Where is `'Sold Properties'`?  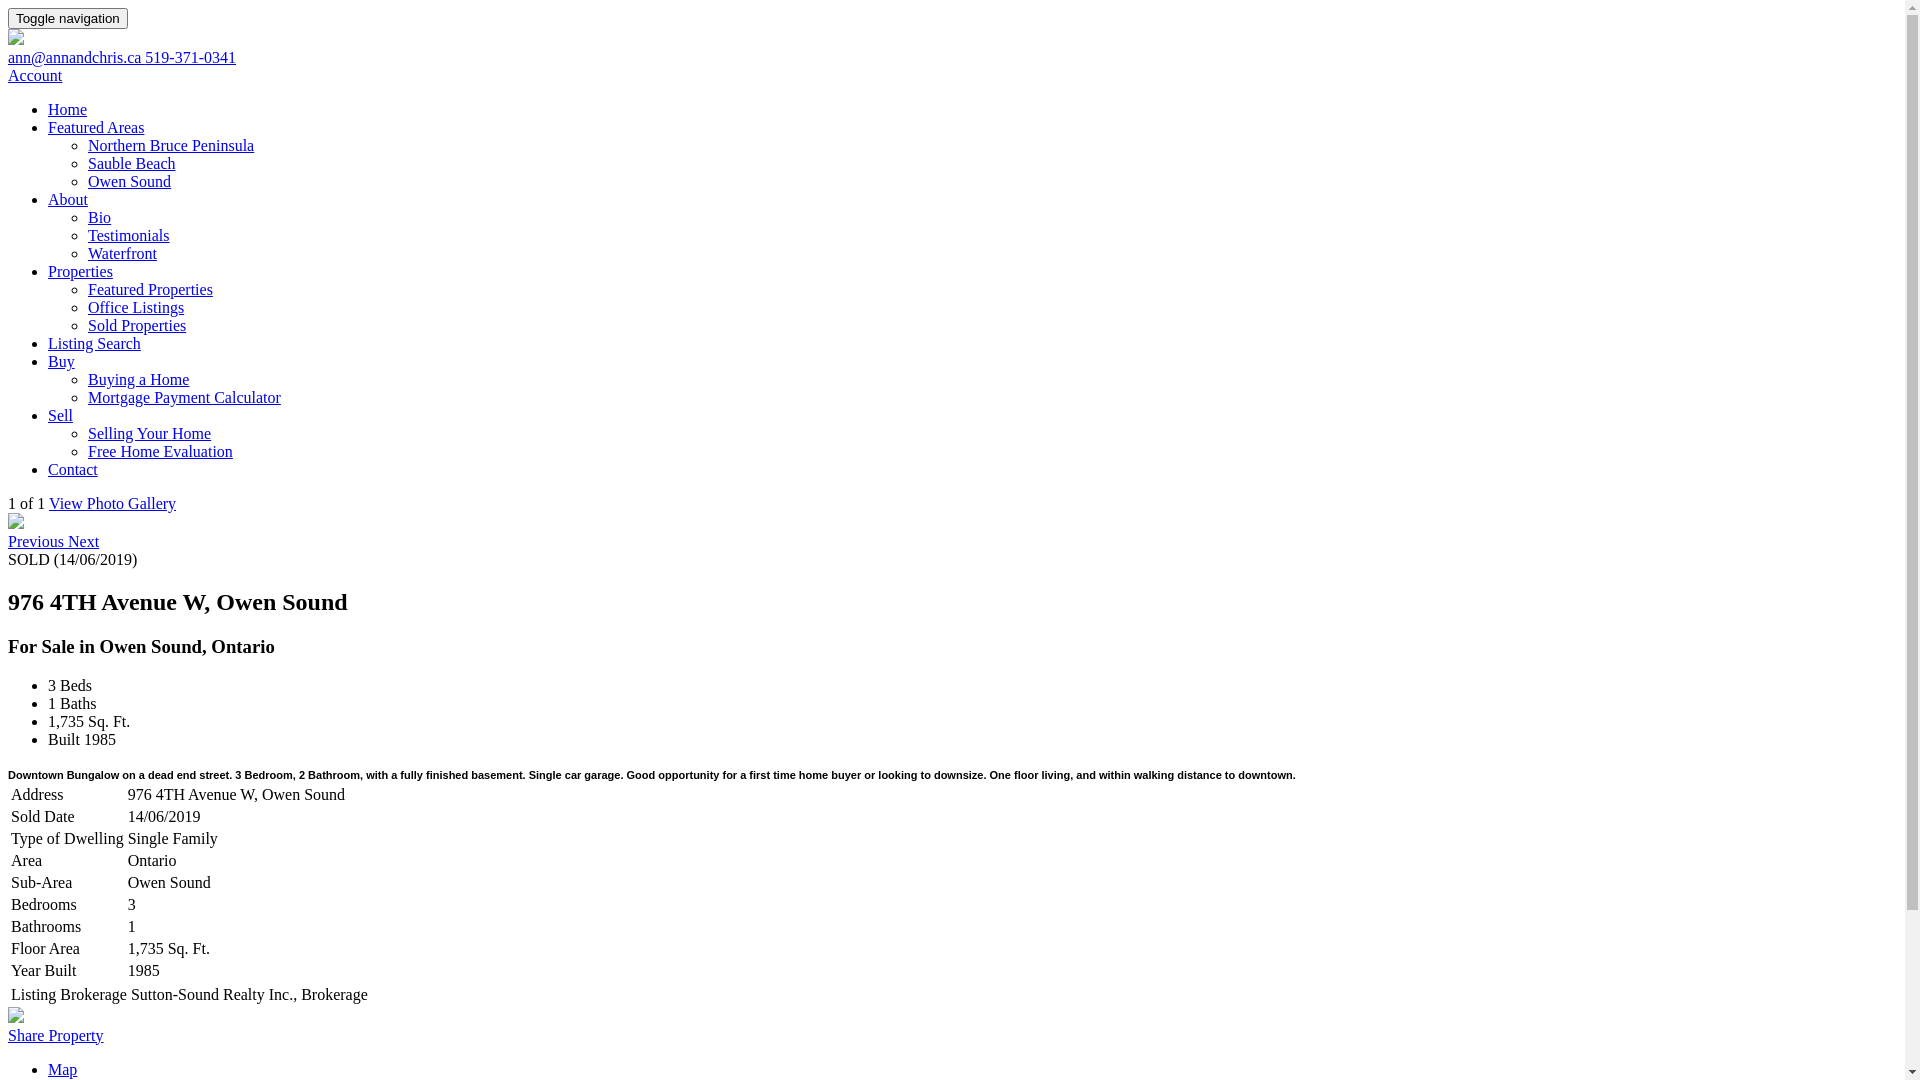 'Sold Properties' is located at coordinates (136, 324).